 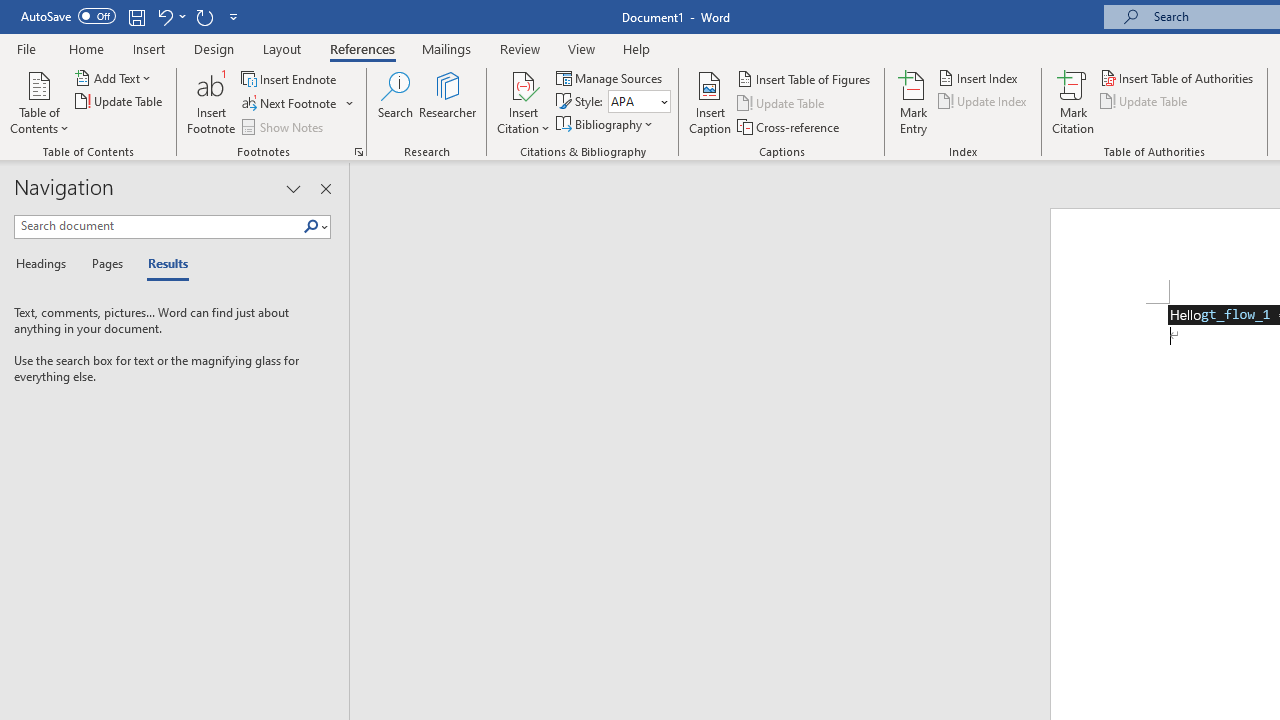 I want to click on 'Search document', so click(x=157, y=225).